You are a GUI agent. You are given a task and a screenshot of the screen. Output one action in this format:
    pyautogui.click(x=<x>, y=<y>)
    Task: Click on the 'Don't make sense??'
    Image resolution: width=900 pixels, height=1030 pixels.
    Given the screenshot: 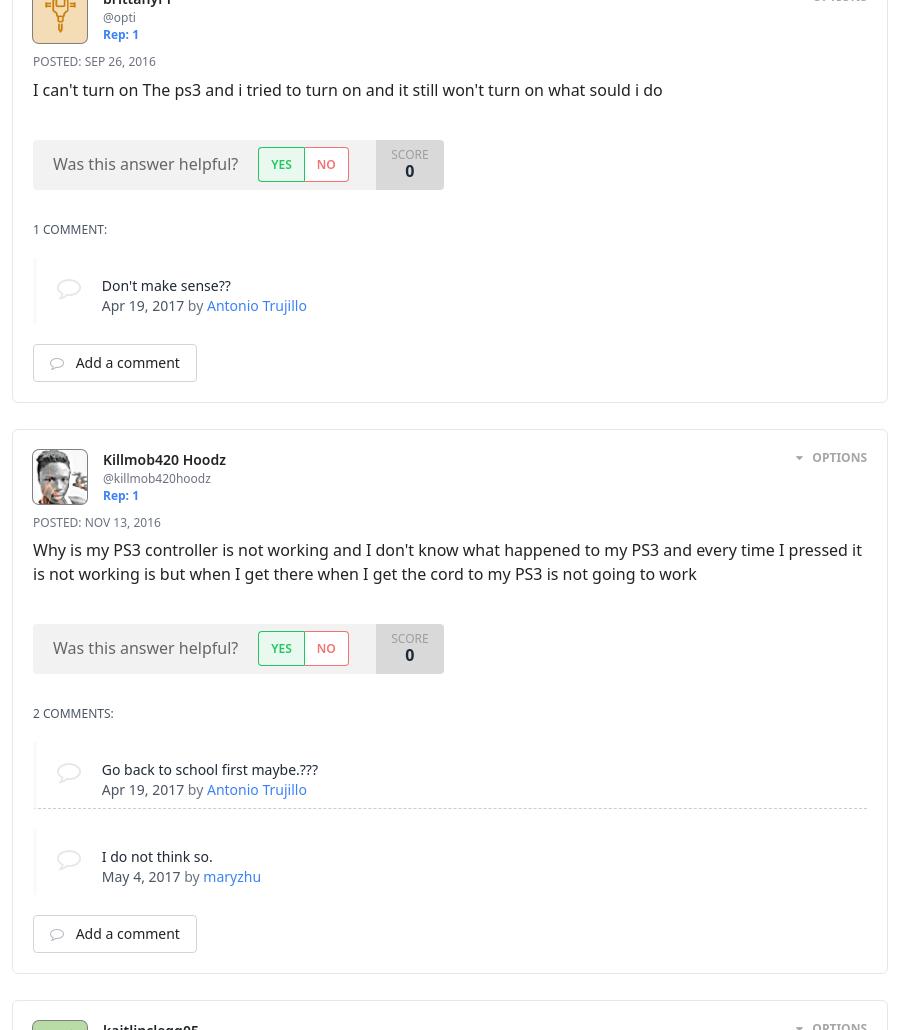 What is the action you would take?
    pyautogui.click(x=165, y=283)
    